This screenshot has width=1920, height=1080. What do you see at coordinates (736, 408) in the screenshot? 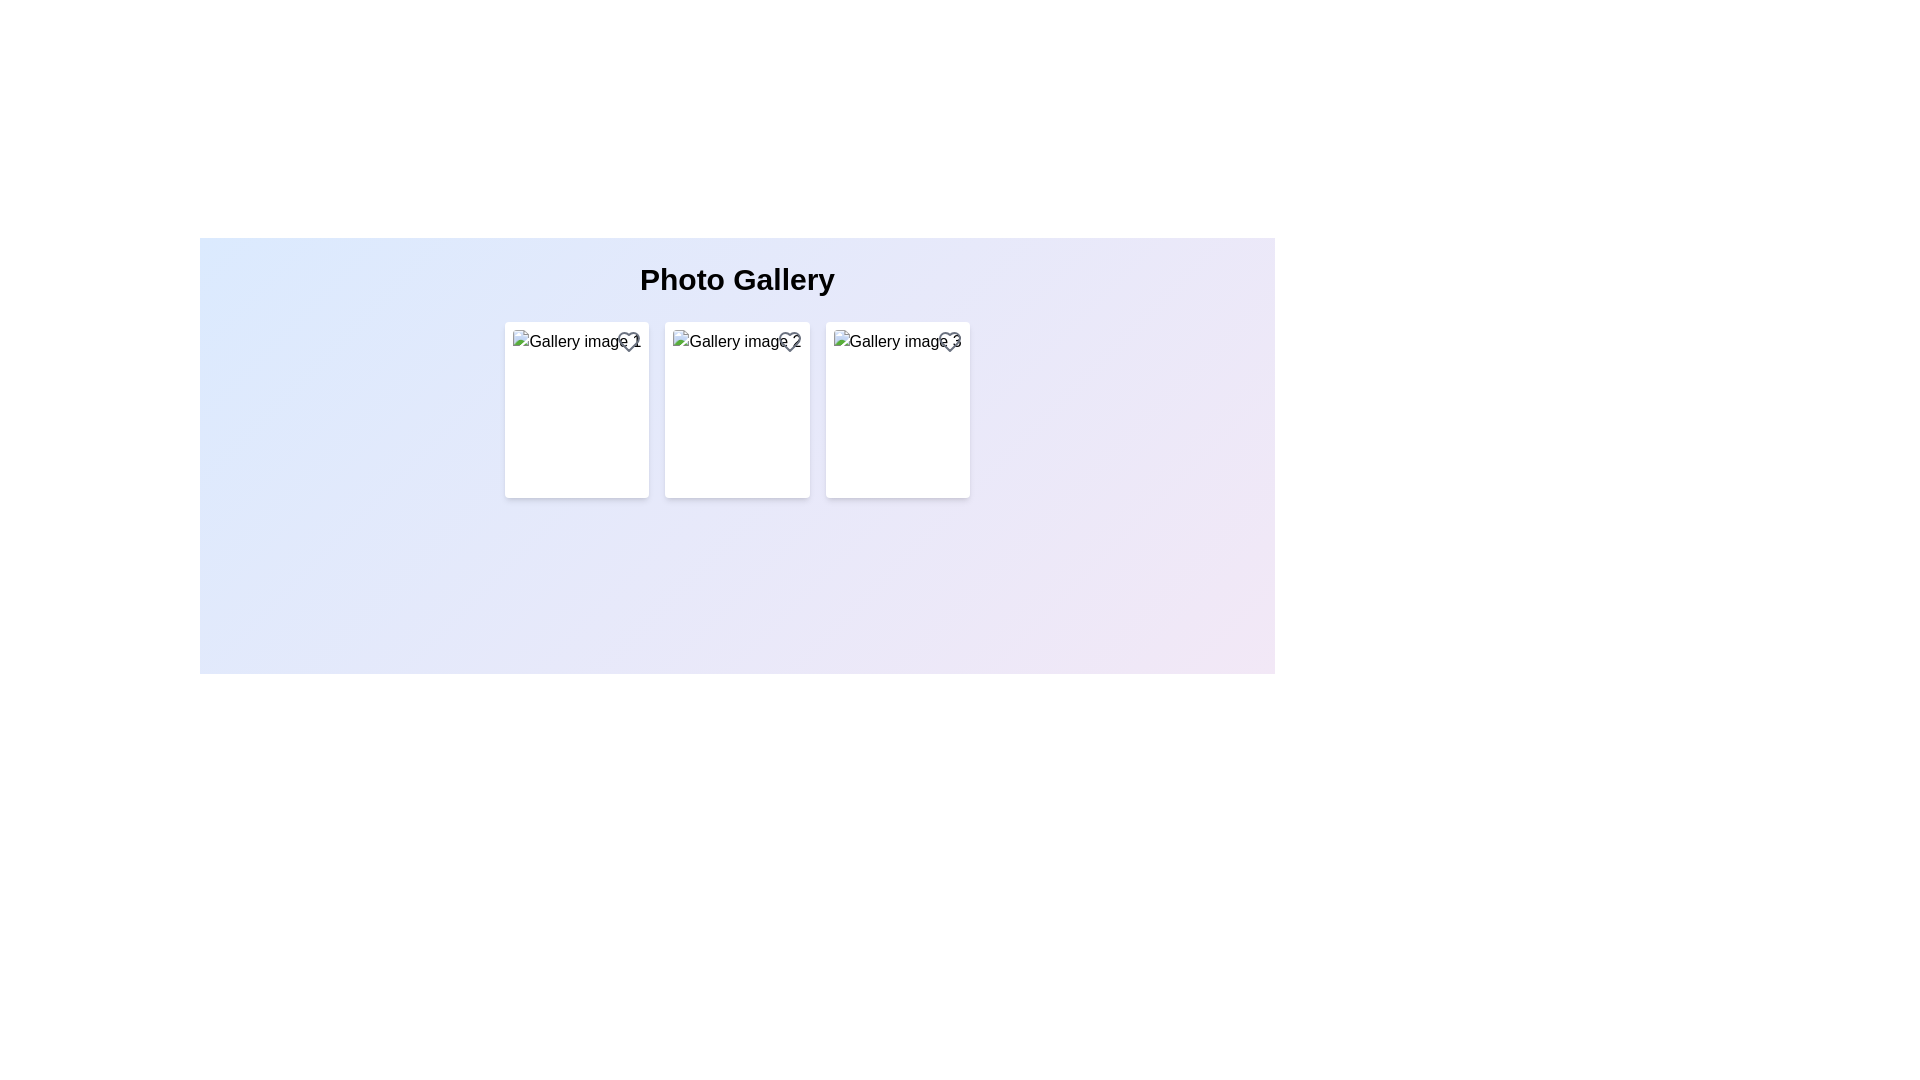
I see `the preview image in the gallery` at bounding box center [736, 408].